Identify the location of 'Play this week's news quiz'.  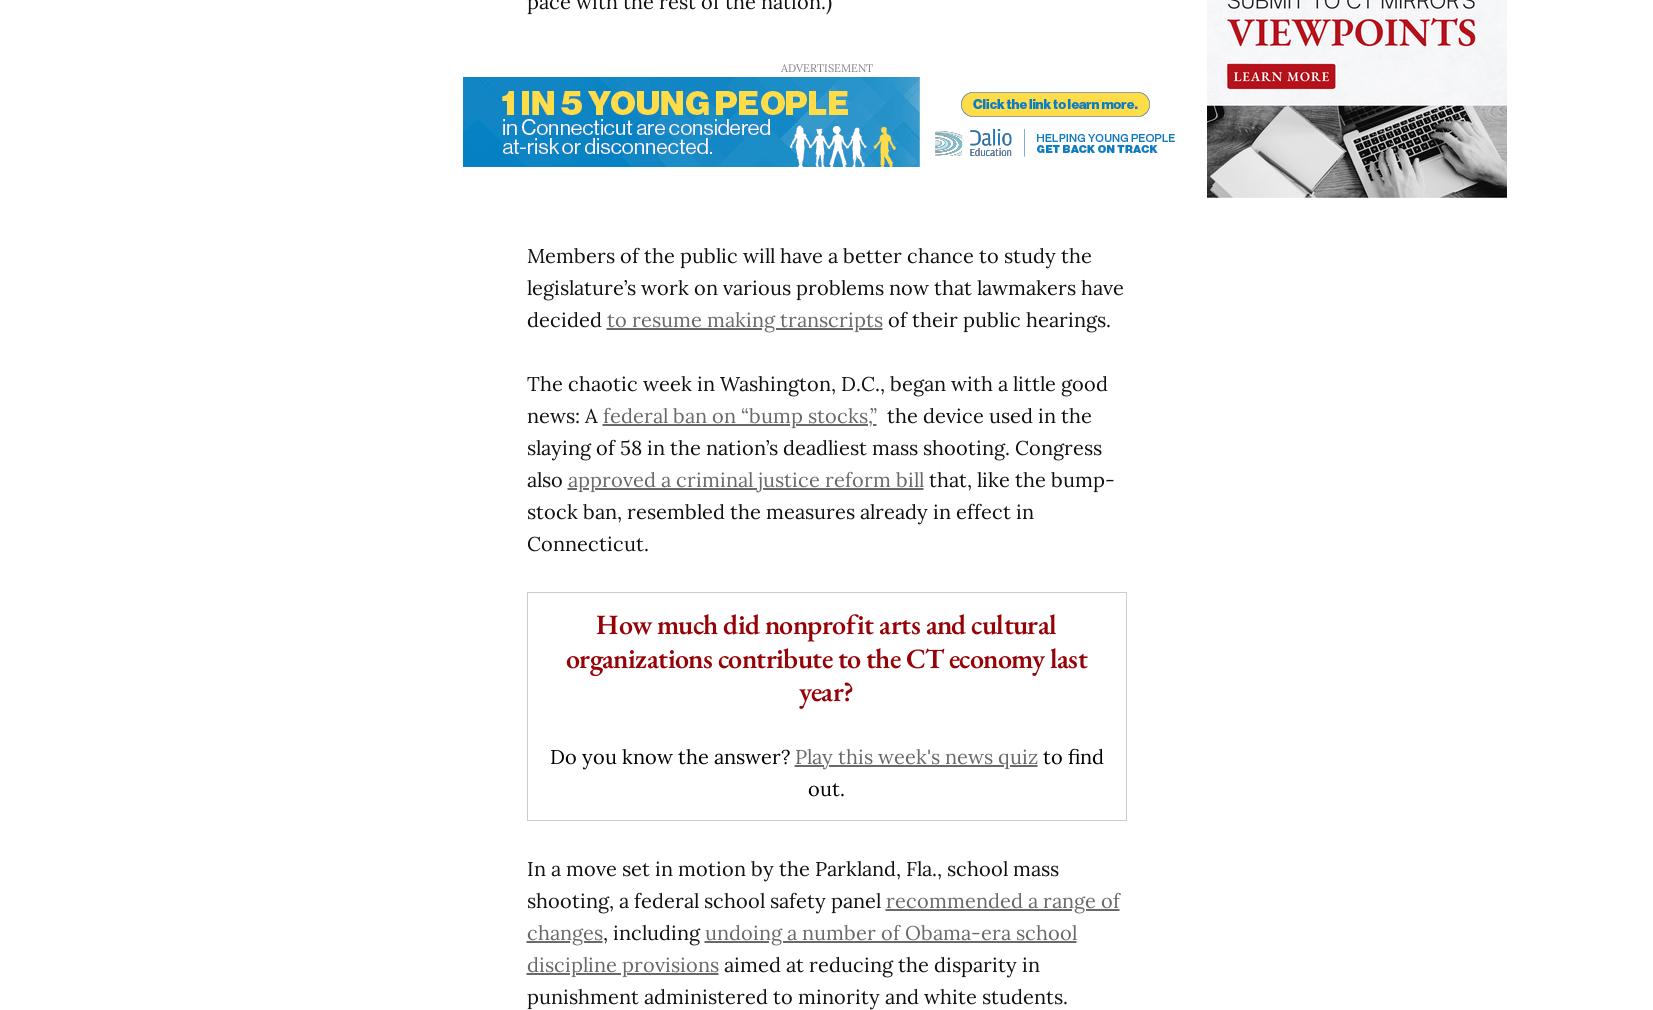
(792, 754).